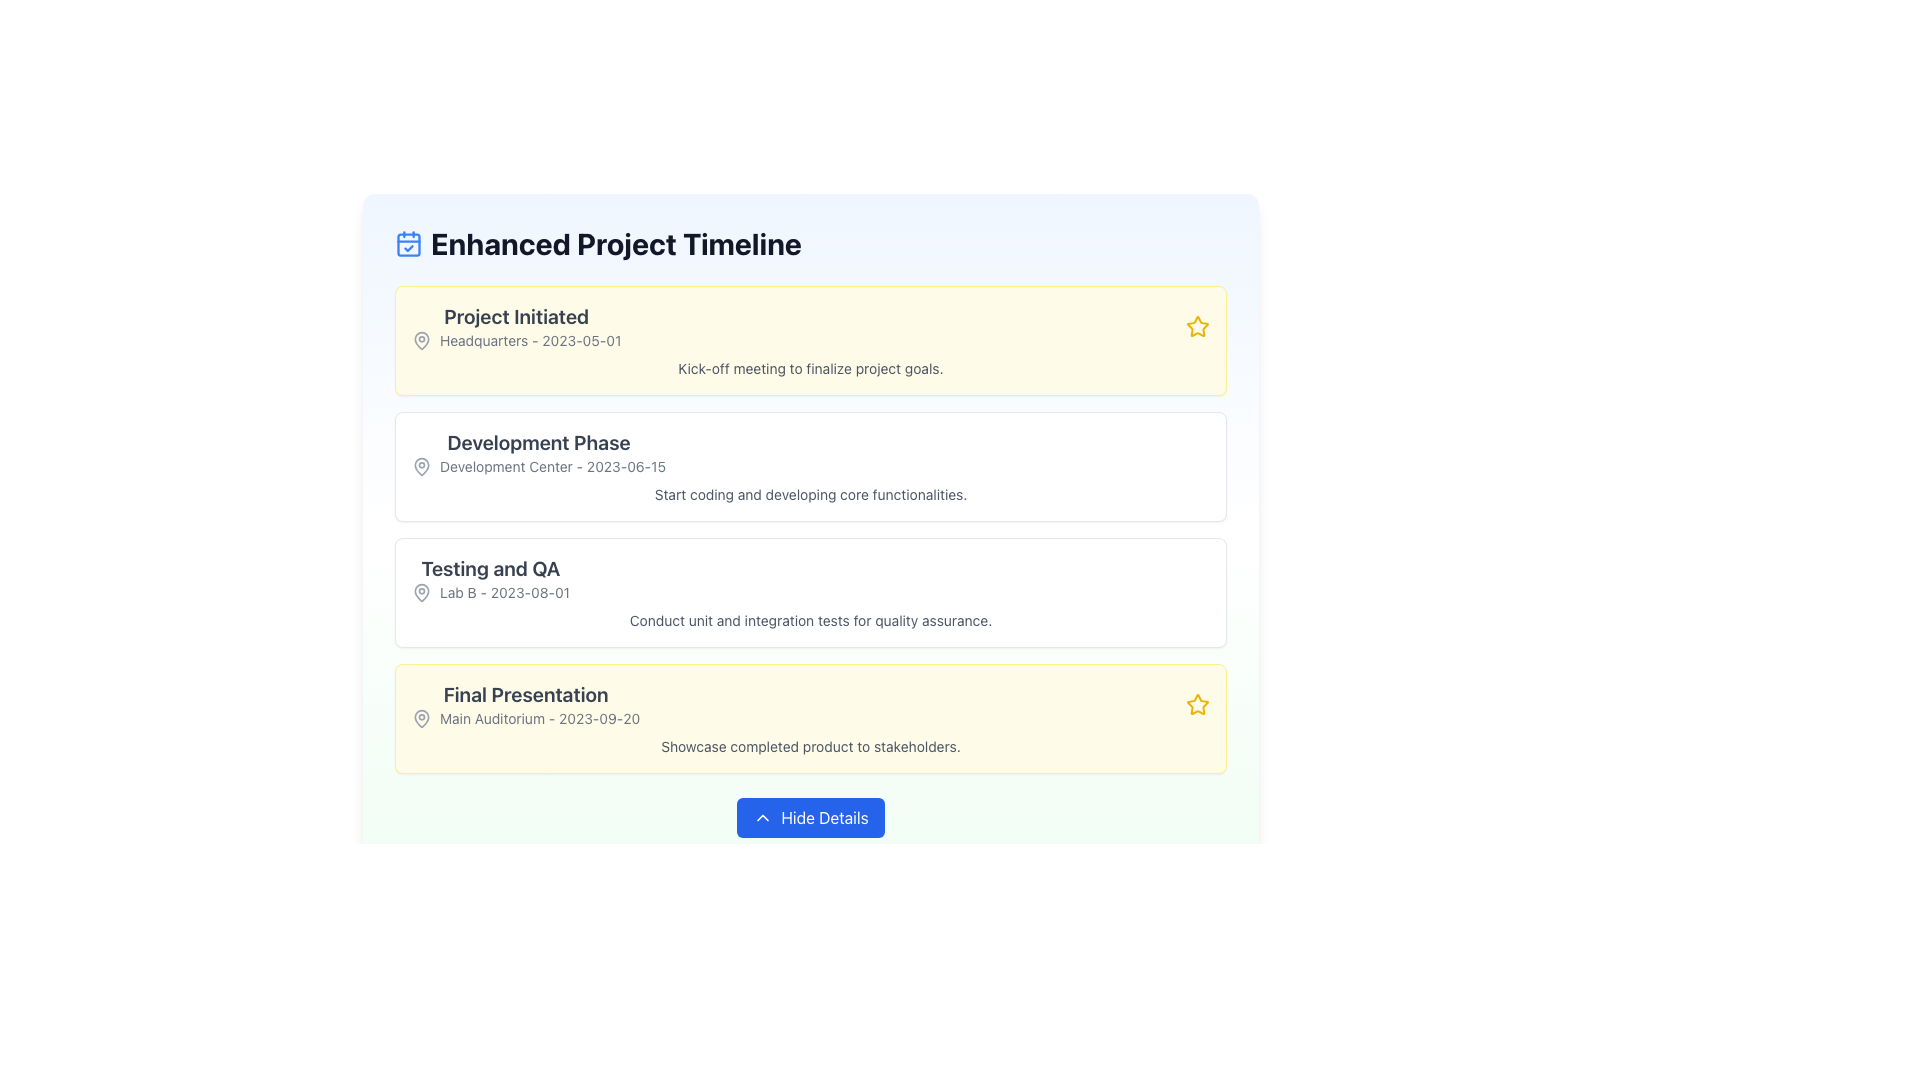 The height and width of the screenshot is (1080, 1920). I want to click on the small map pin icon located at the top-left corner of the 'Testing and QA' section, adjacent to the text 'Lab B - 2023-08-01', to gain location context, so click(421, 592).